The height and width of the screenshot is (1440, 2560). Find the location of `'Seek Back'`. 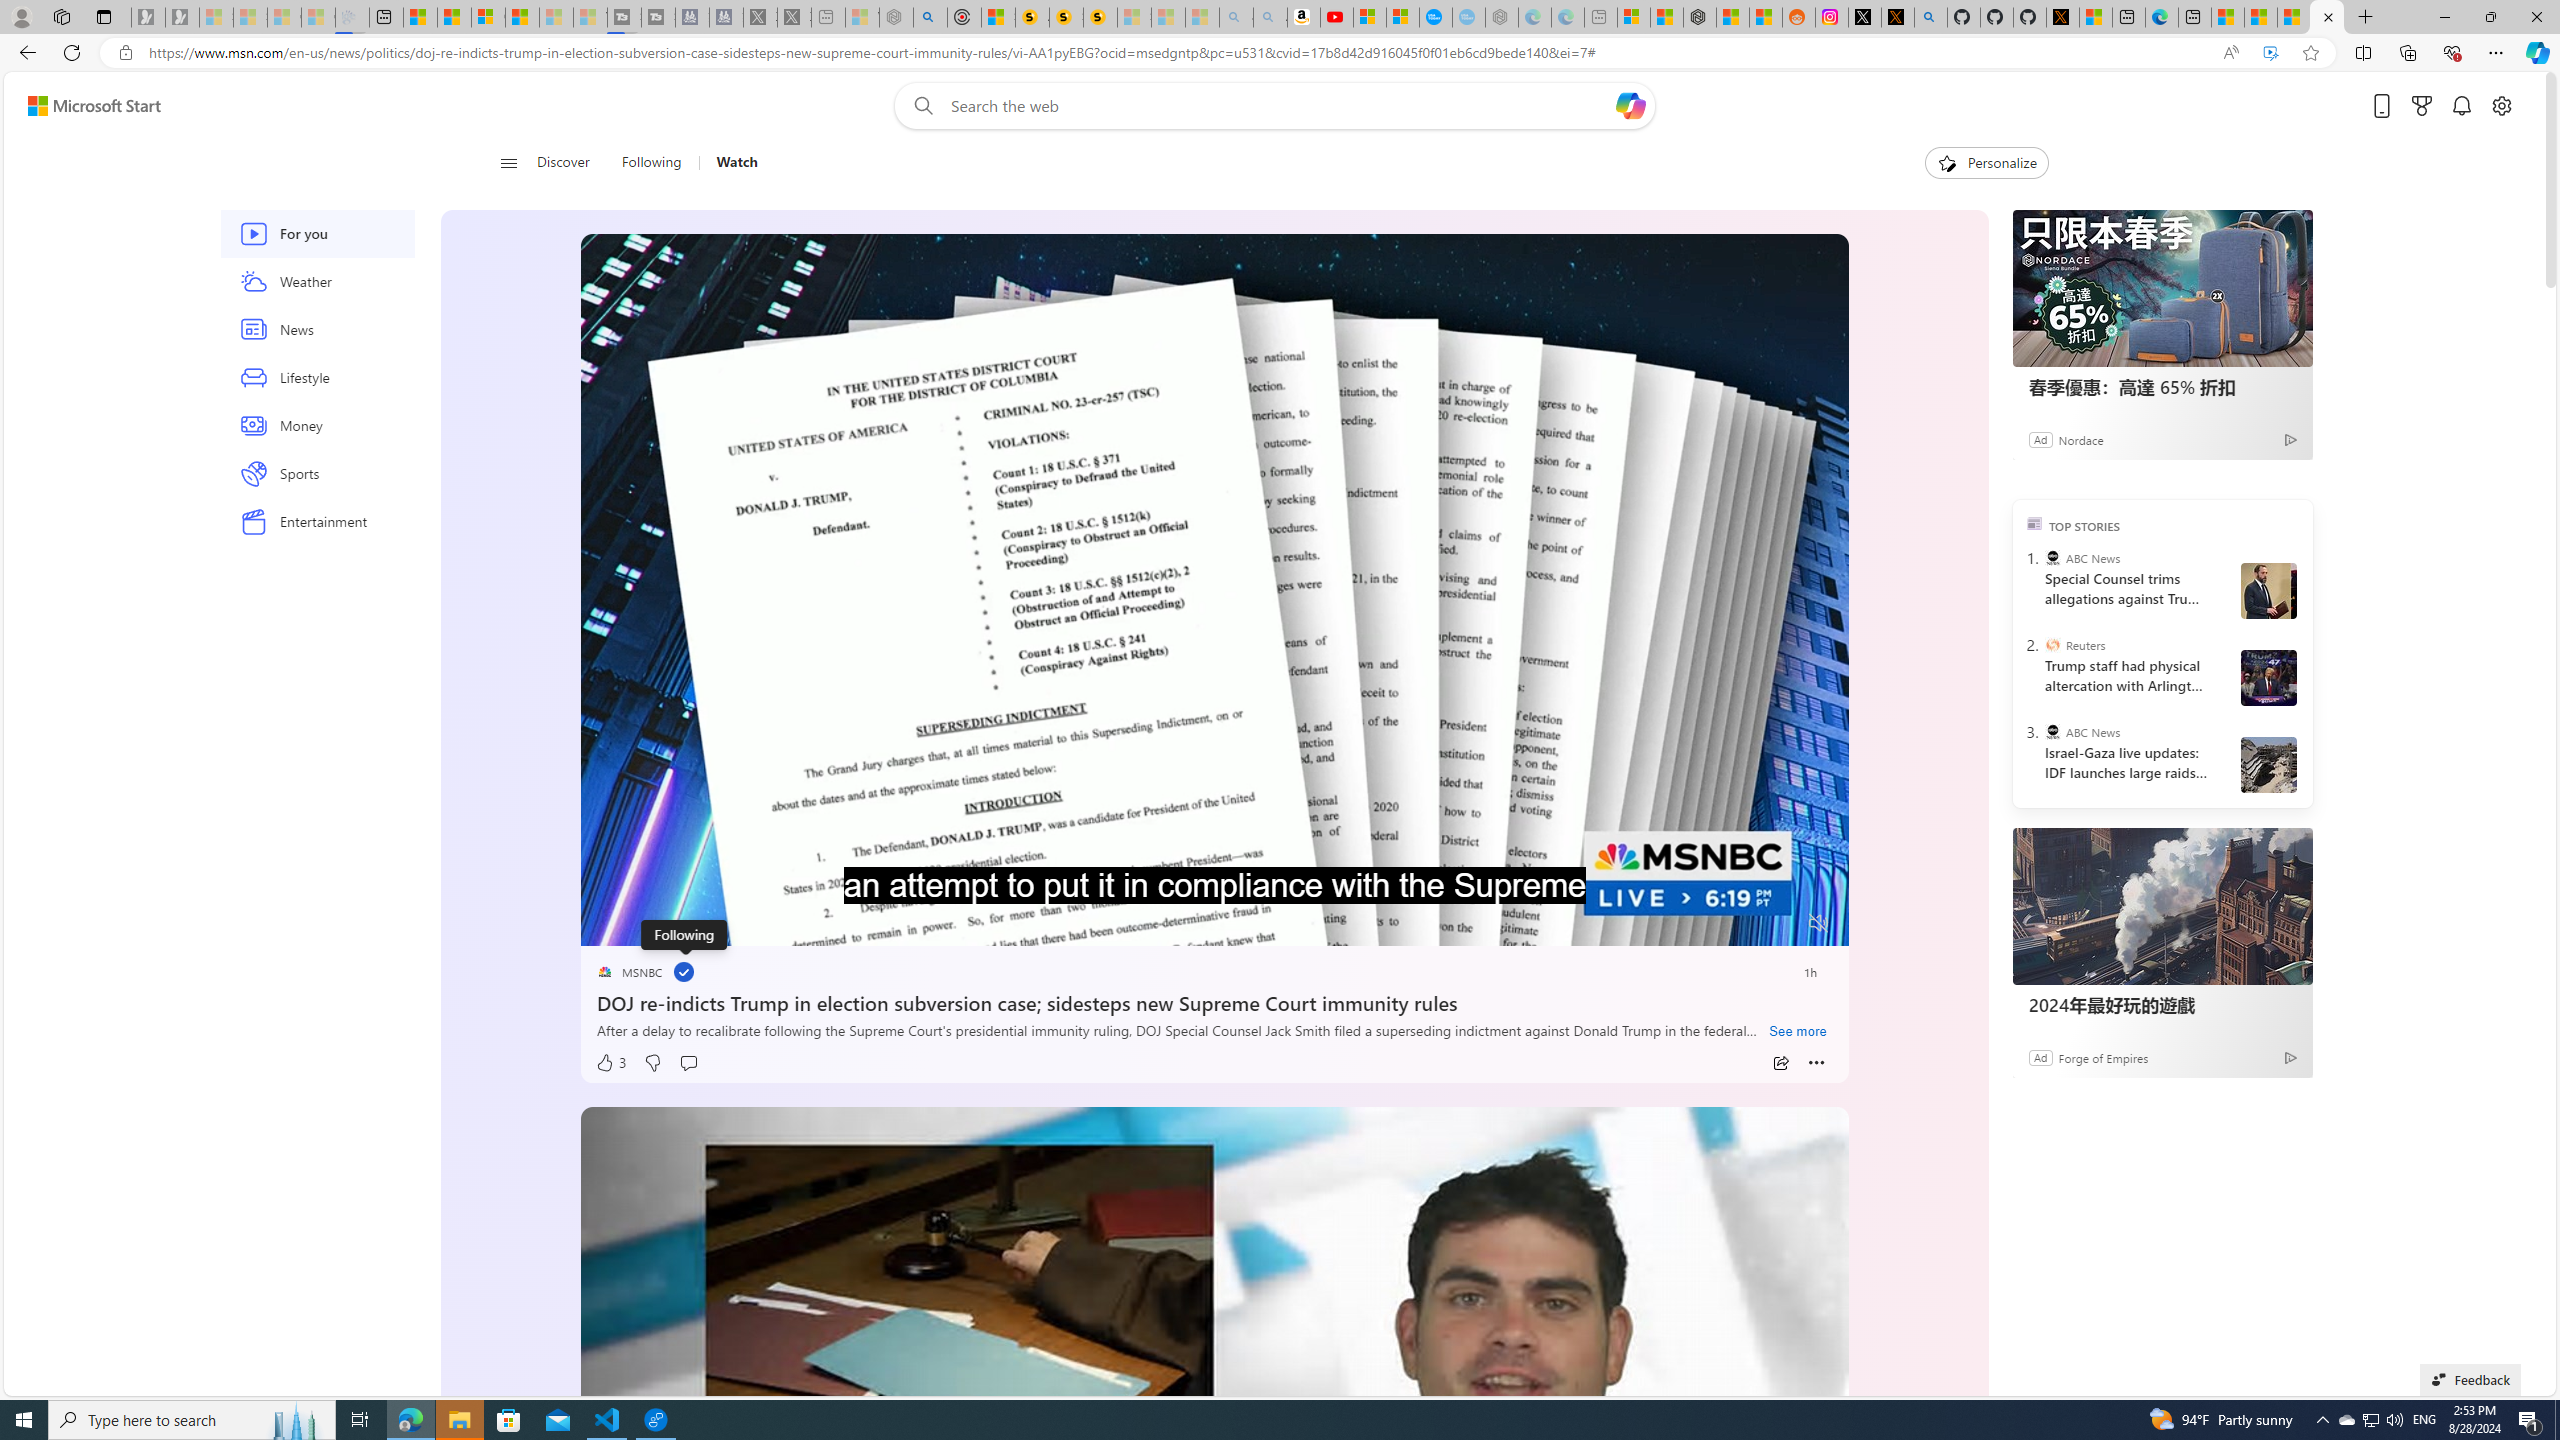

'Seek Back' is located at coordinates (649, 923).